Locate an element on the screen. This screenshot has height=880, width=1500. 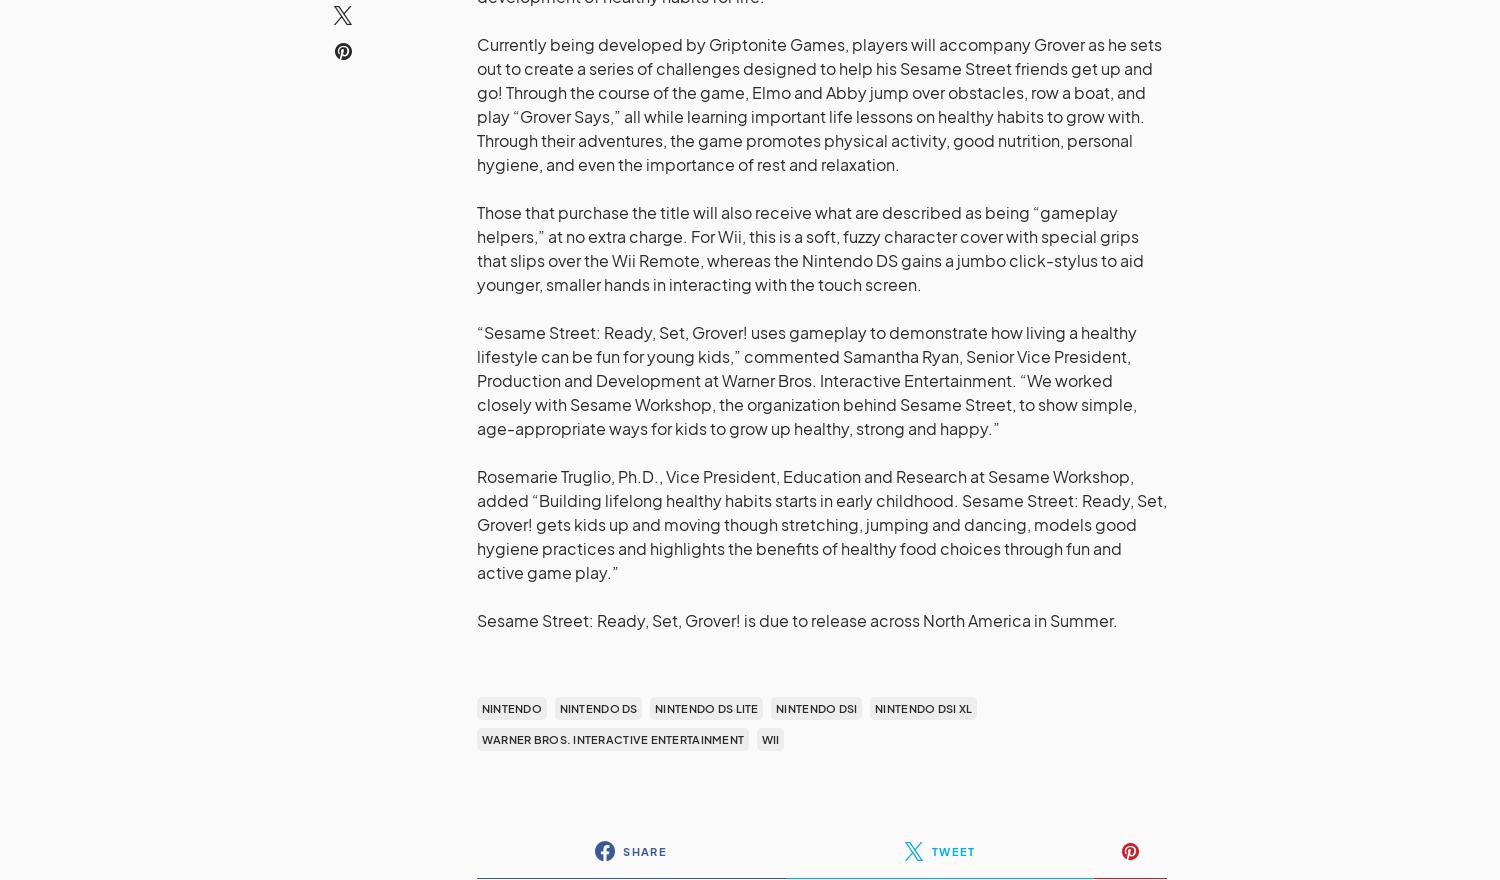
'Rosemarie Truglio, Ph.D., Vice President, Education and Research at Sesame Workshop, added “Building lifelong healthy habits starts in early childhood. Sesame Street: Ready, Set, Grover! gets kids up and moving though stretching, jumping and dancing, models good hygiene practices and highlights the benefits of healthy food choices through fun and active game play.”' is located at coordinates (821, 523).